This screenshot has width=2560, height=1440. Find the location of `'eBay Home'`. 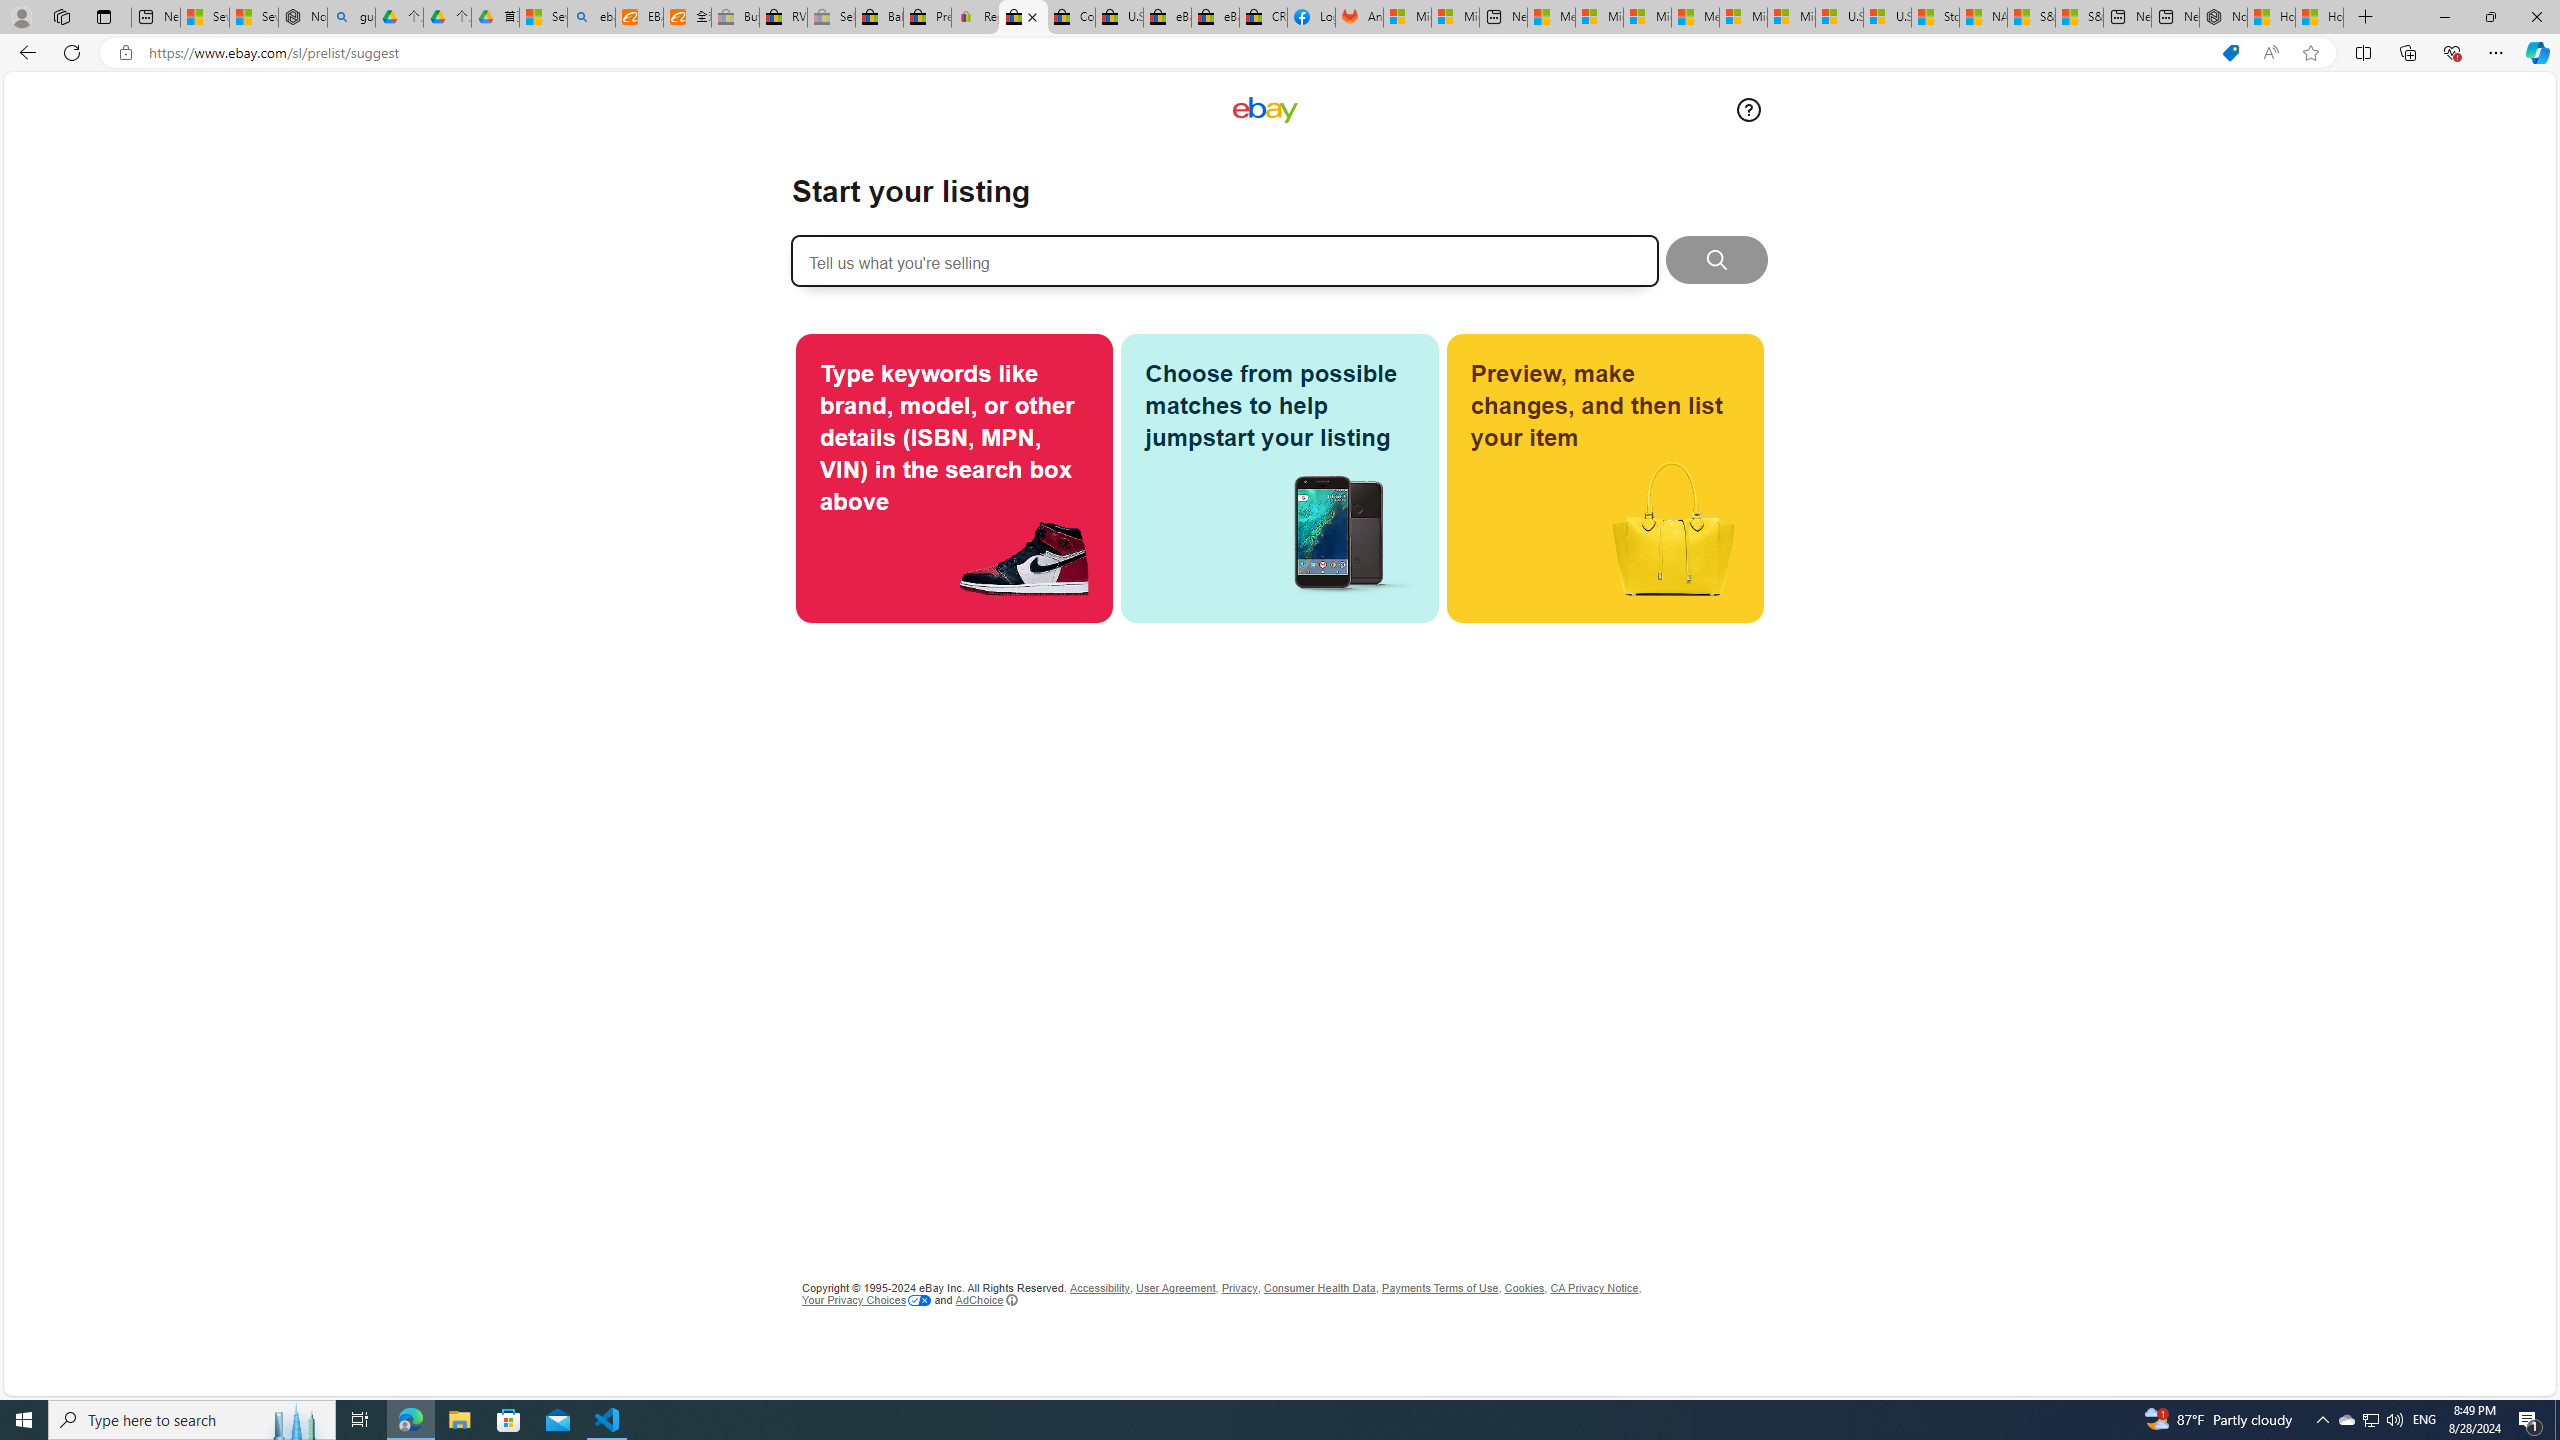

'eBay Home' is located at coordinates (1263, 110).